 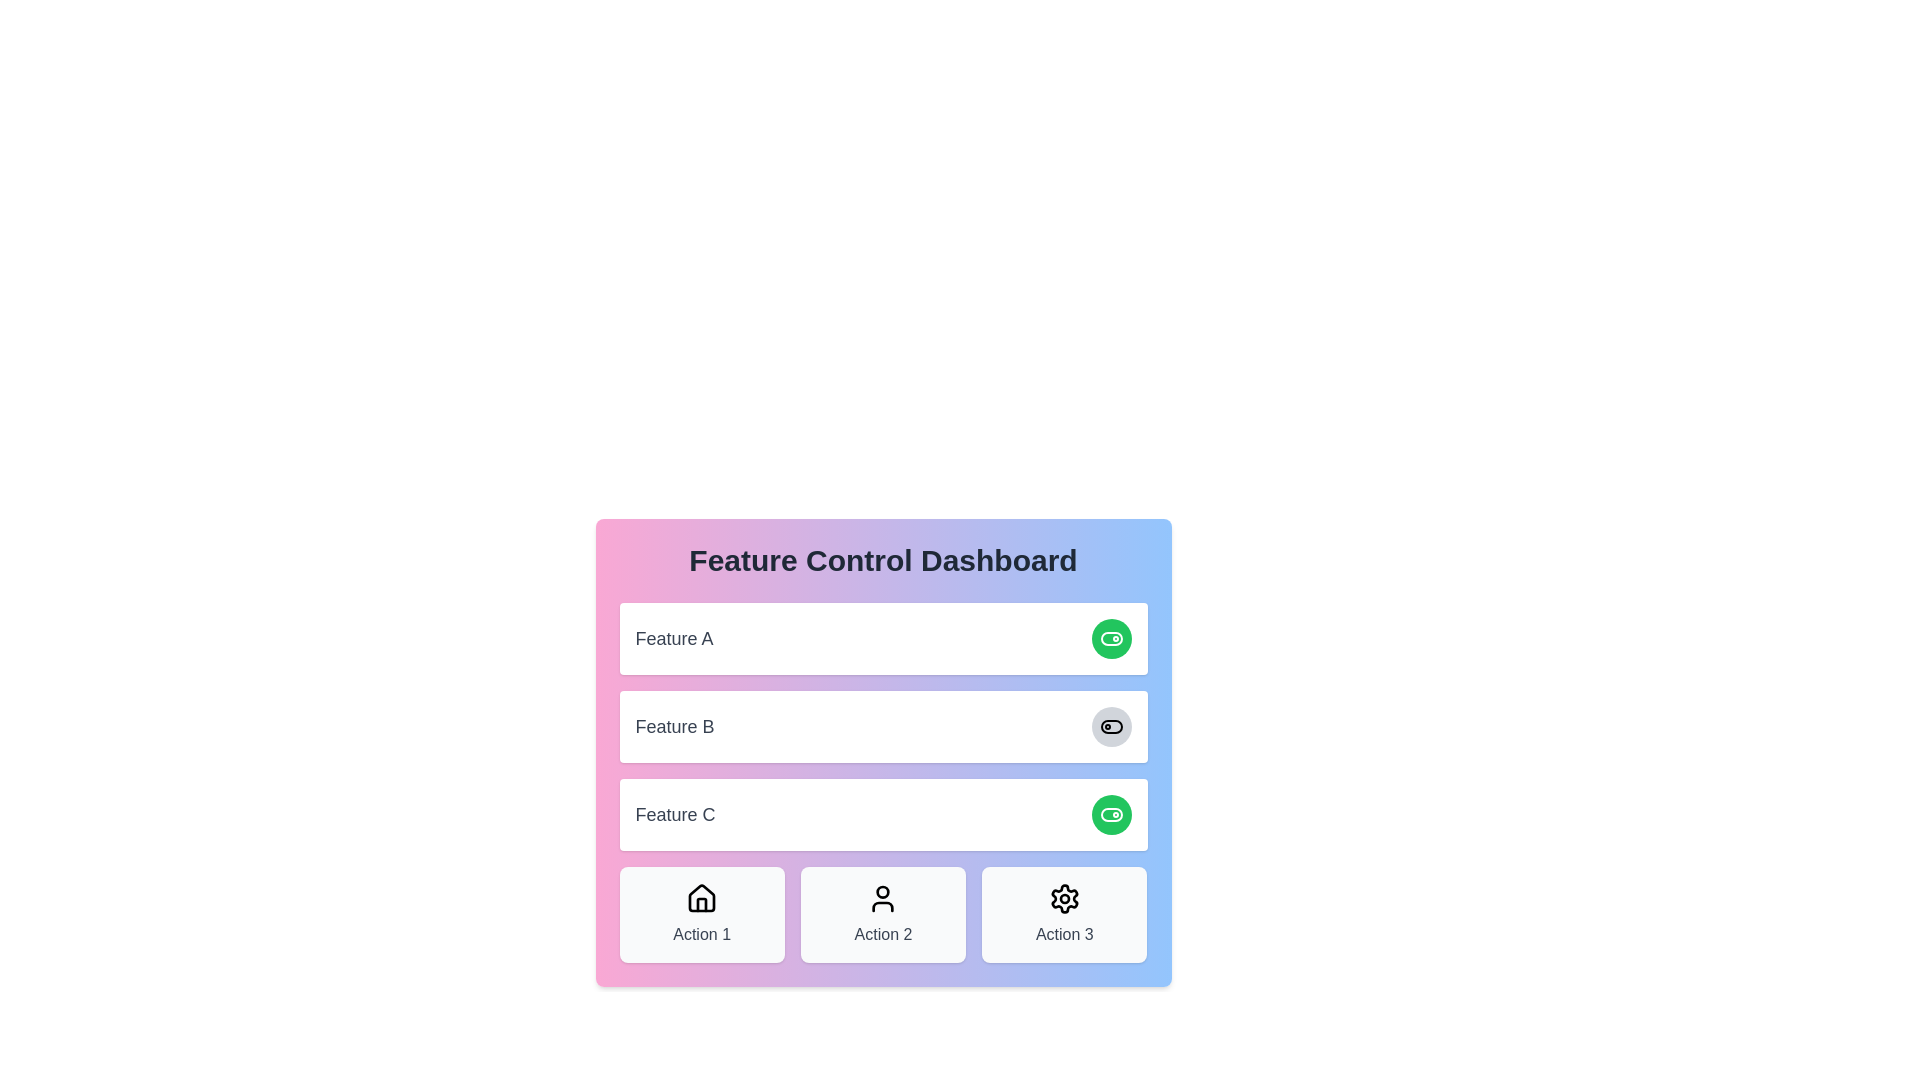 What do you see at coordinates (1110, 726) in the screenshot?
I see `the toggle switch base, which is a rectangular SVG shape with rounded corners and a subtle gray fill, located to the right of the 'Feature B' row in the dashboard interface` at bounding box center [1110, 726].